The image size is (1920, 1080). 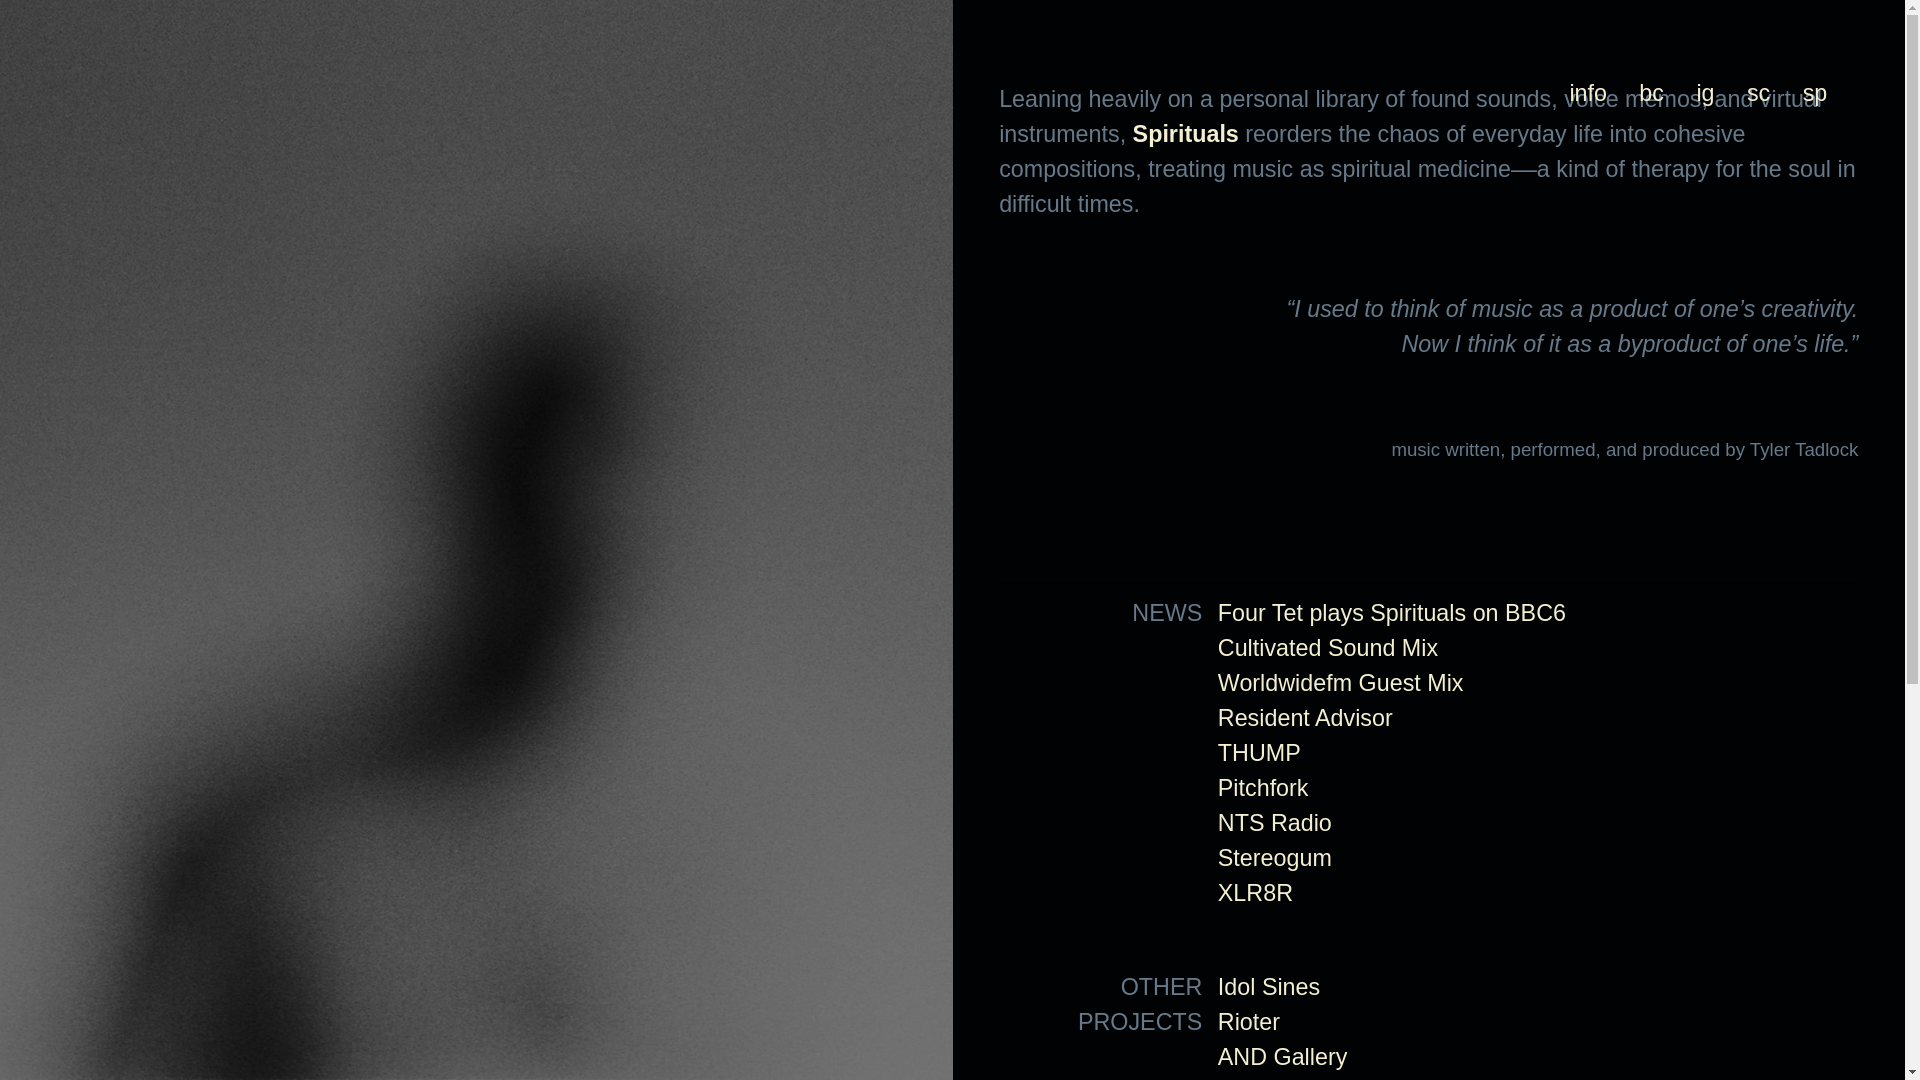 I want to click on 'Stereogum', so click(x=1274, y=858).